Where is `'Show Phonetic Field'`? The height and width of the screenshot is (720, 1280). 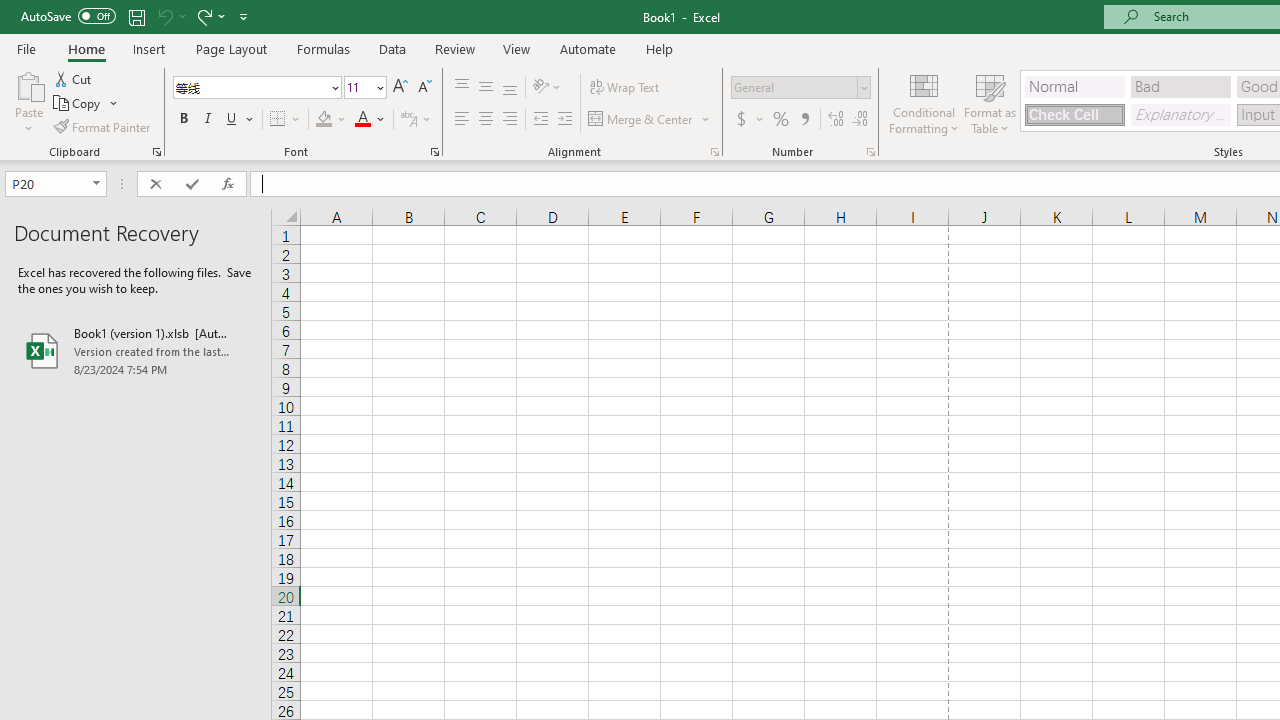
'Show Phonetic Field' is located at coordinates (415, 119).